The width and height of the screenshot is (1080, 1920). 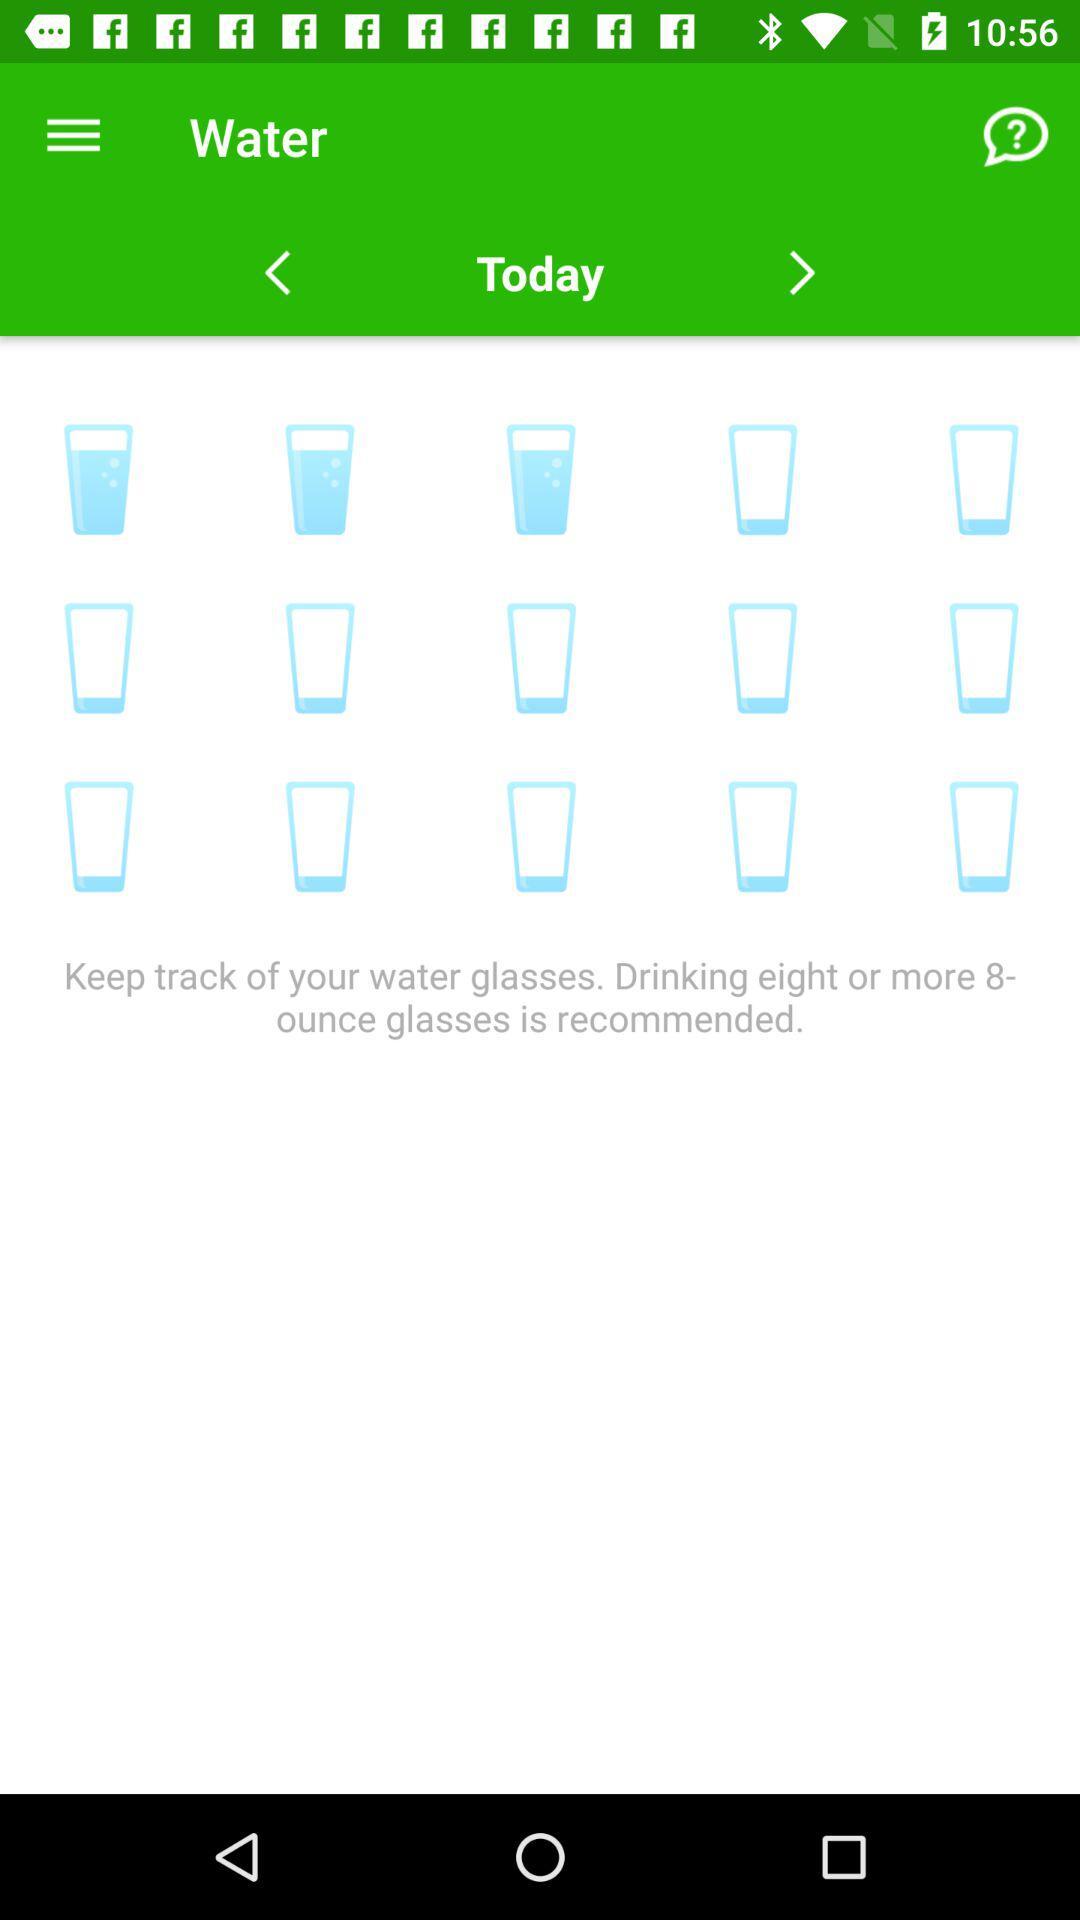 What do you see at coordinates (540, 272) in the screenshot?
I see `today item` at bounding box center [540, 272].